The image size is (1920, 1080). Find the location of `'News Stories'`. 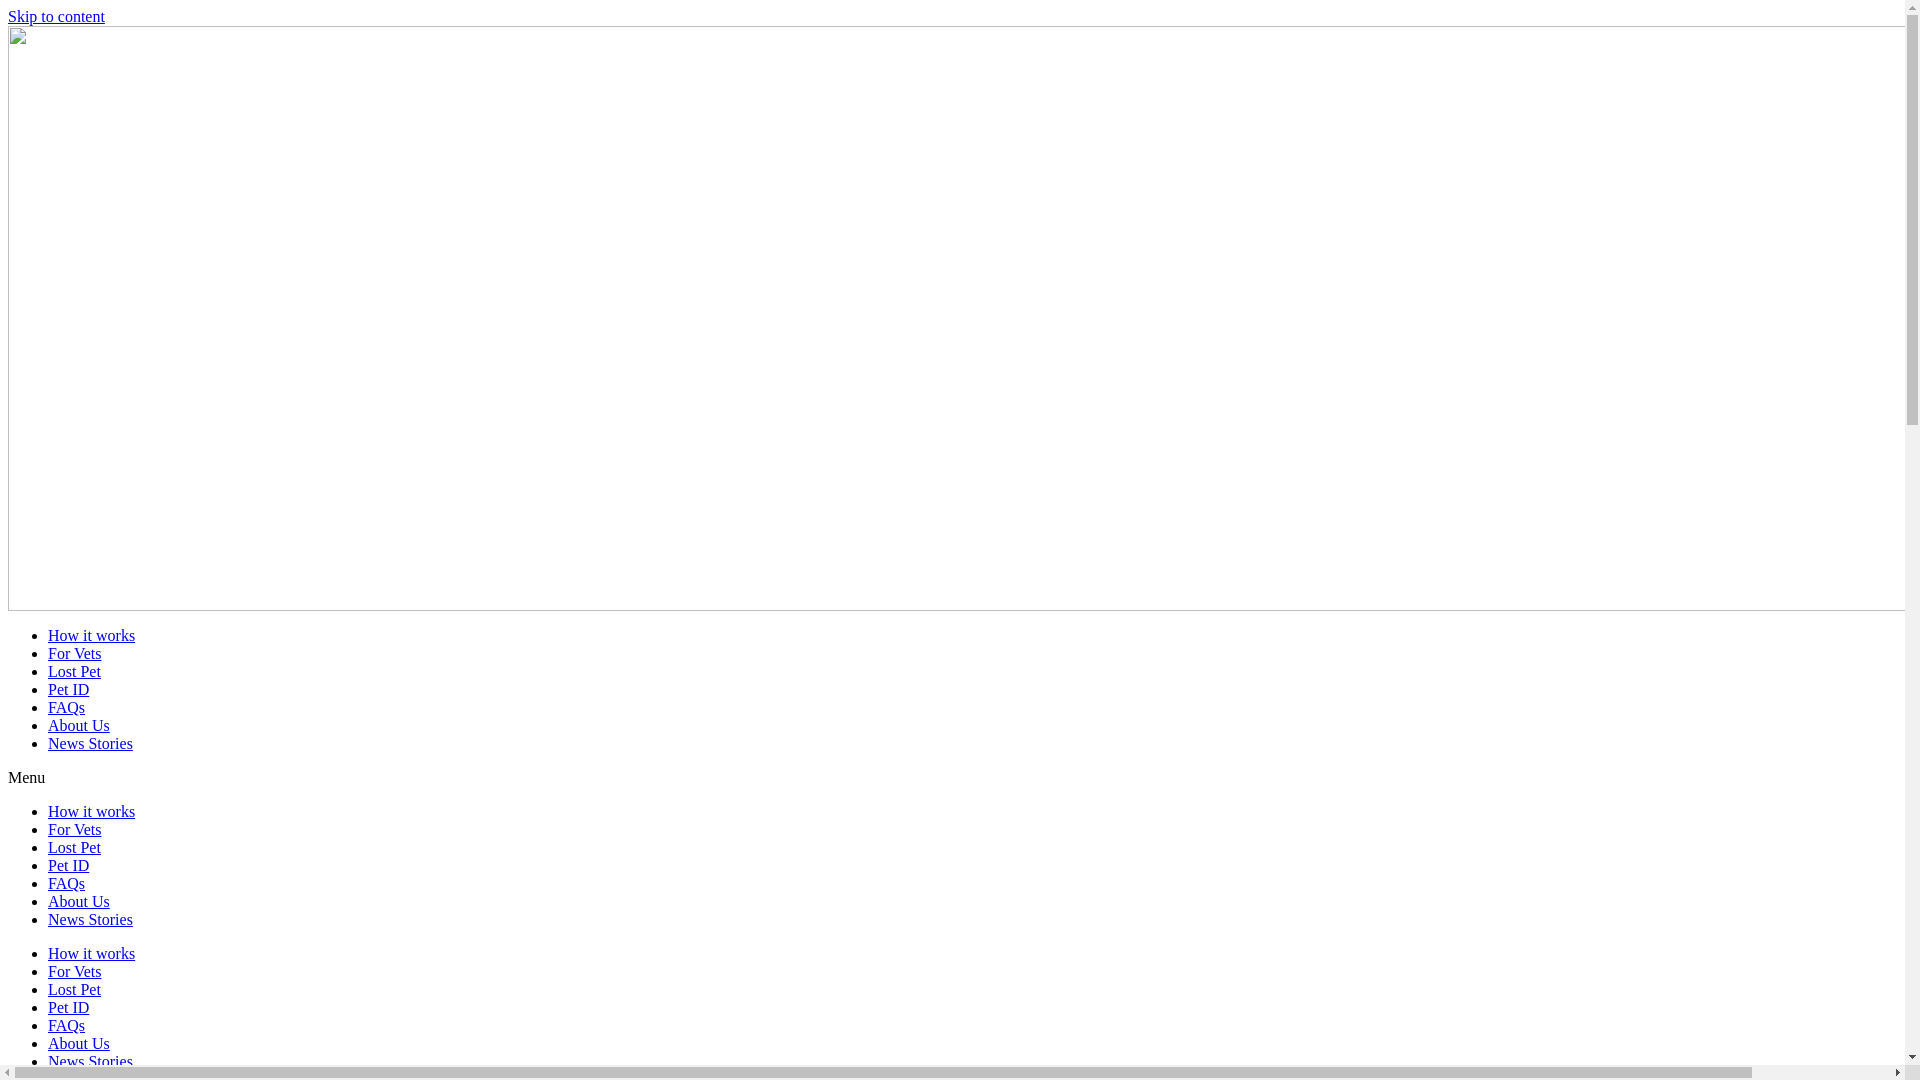

'News Stories' is located at coordinates (89, 743).